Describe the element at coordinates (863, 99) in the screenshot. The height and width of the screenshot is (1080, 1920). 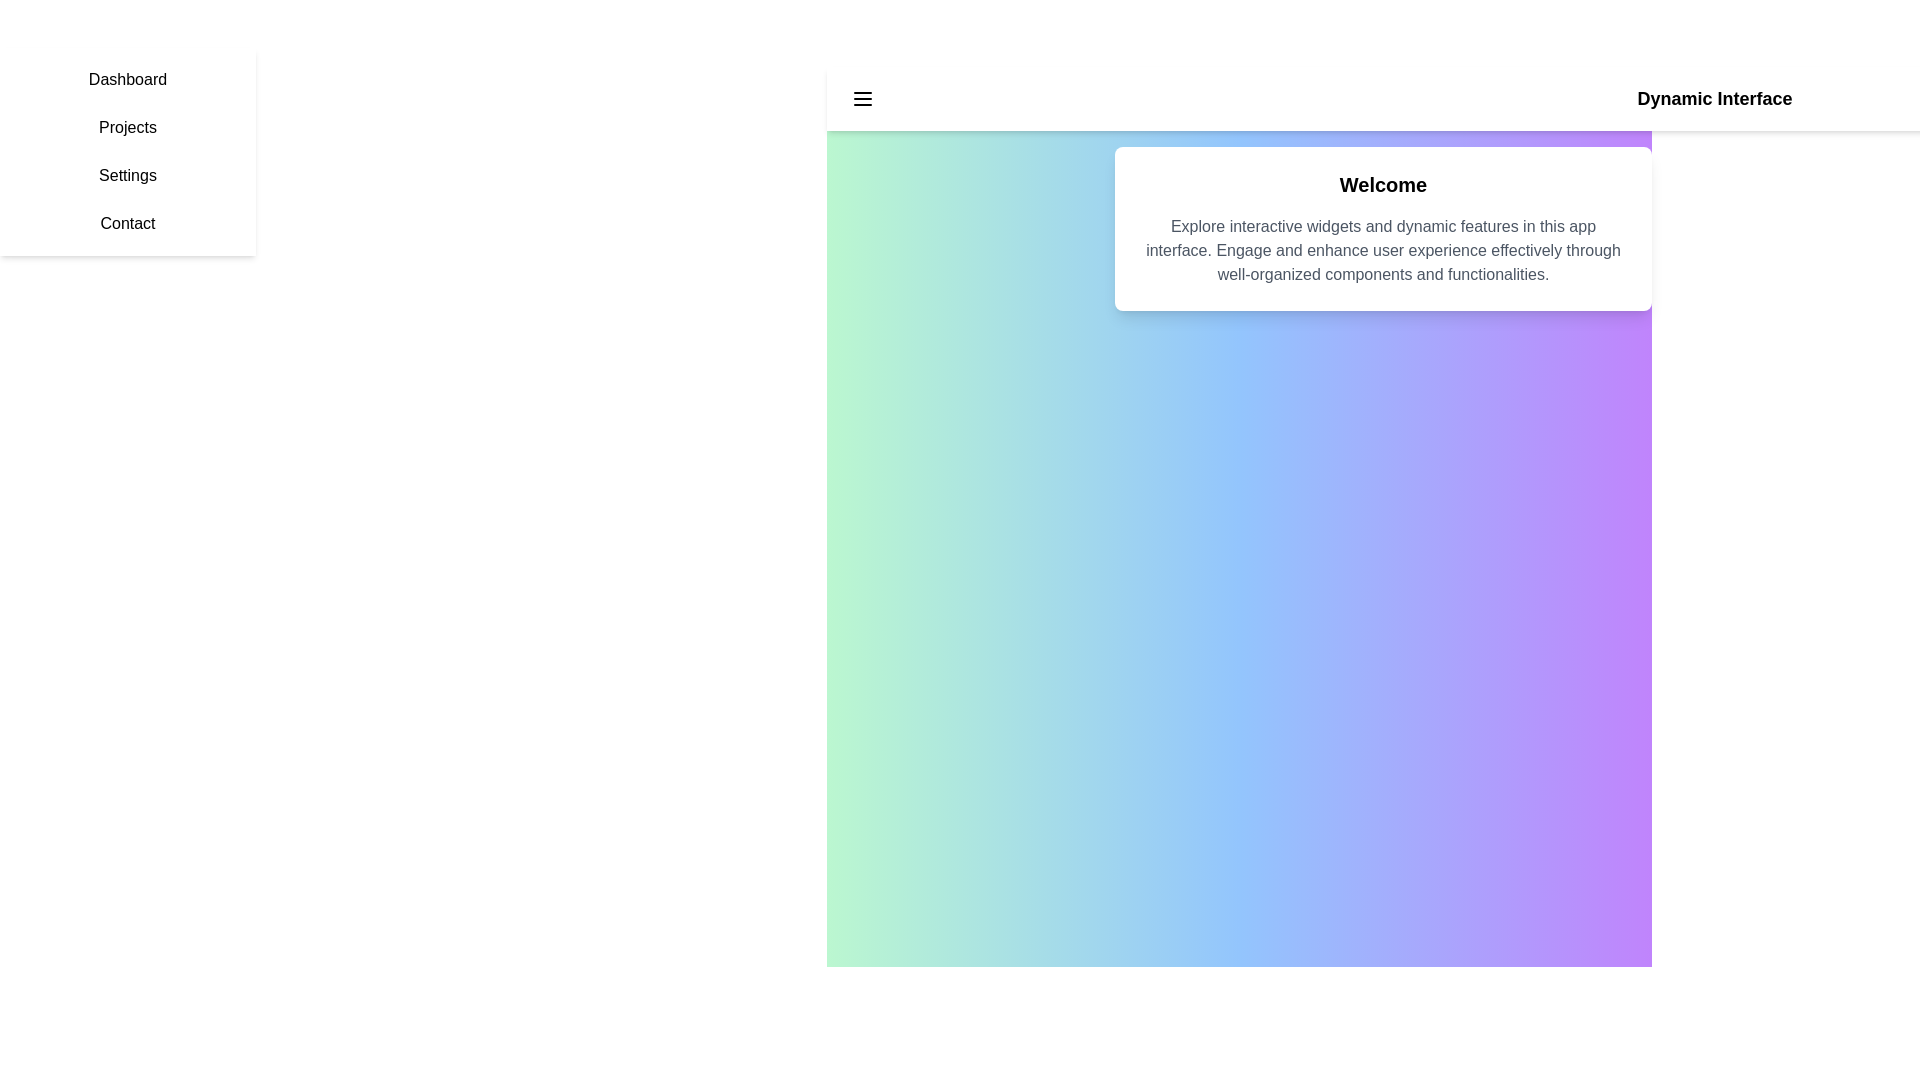
I see `the menu button to toggle the sidebar visibility` at that location.